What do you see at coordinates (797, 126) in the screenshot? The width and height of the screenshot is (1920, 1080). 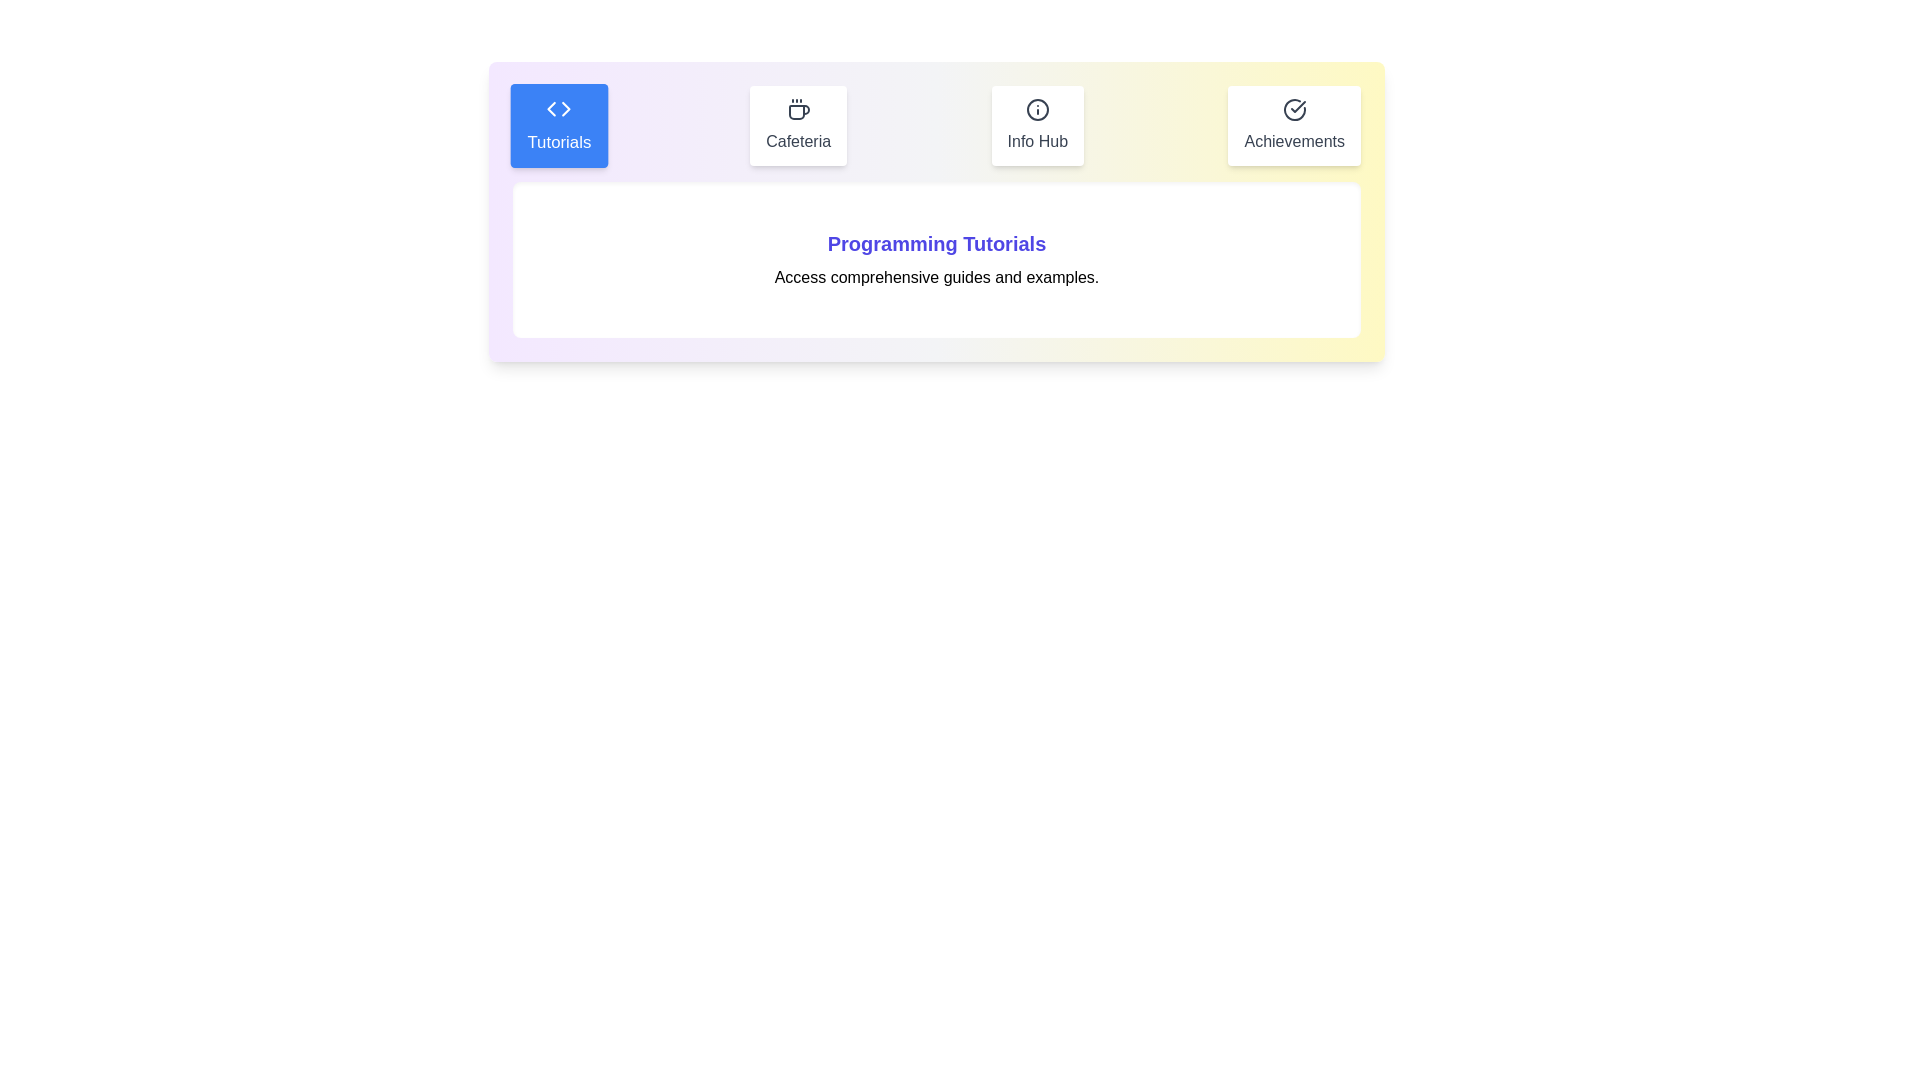 I see `the Cafeteria tab to view its content` at bounding box center [797, 126].